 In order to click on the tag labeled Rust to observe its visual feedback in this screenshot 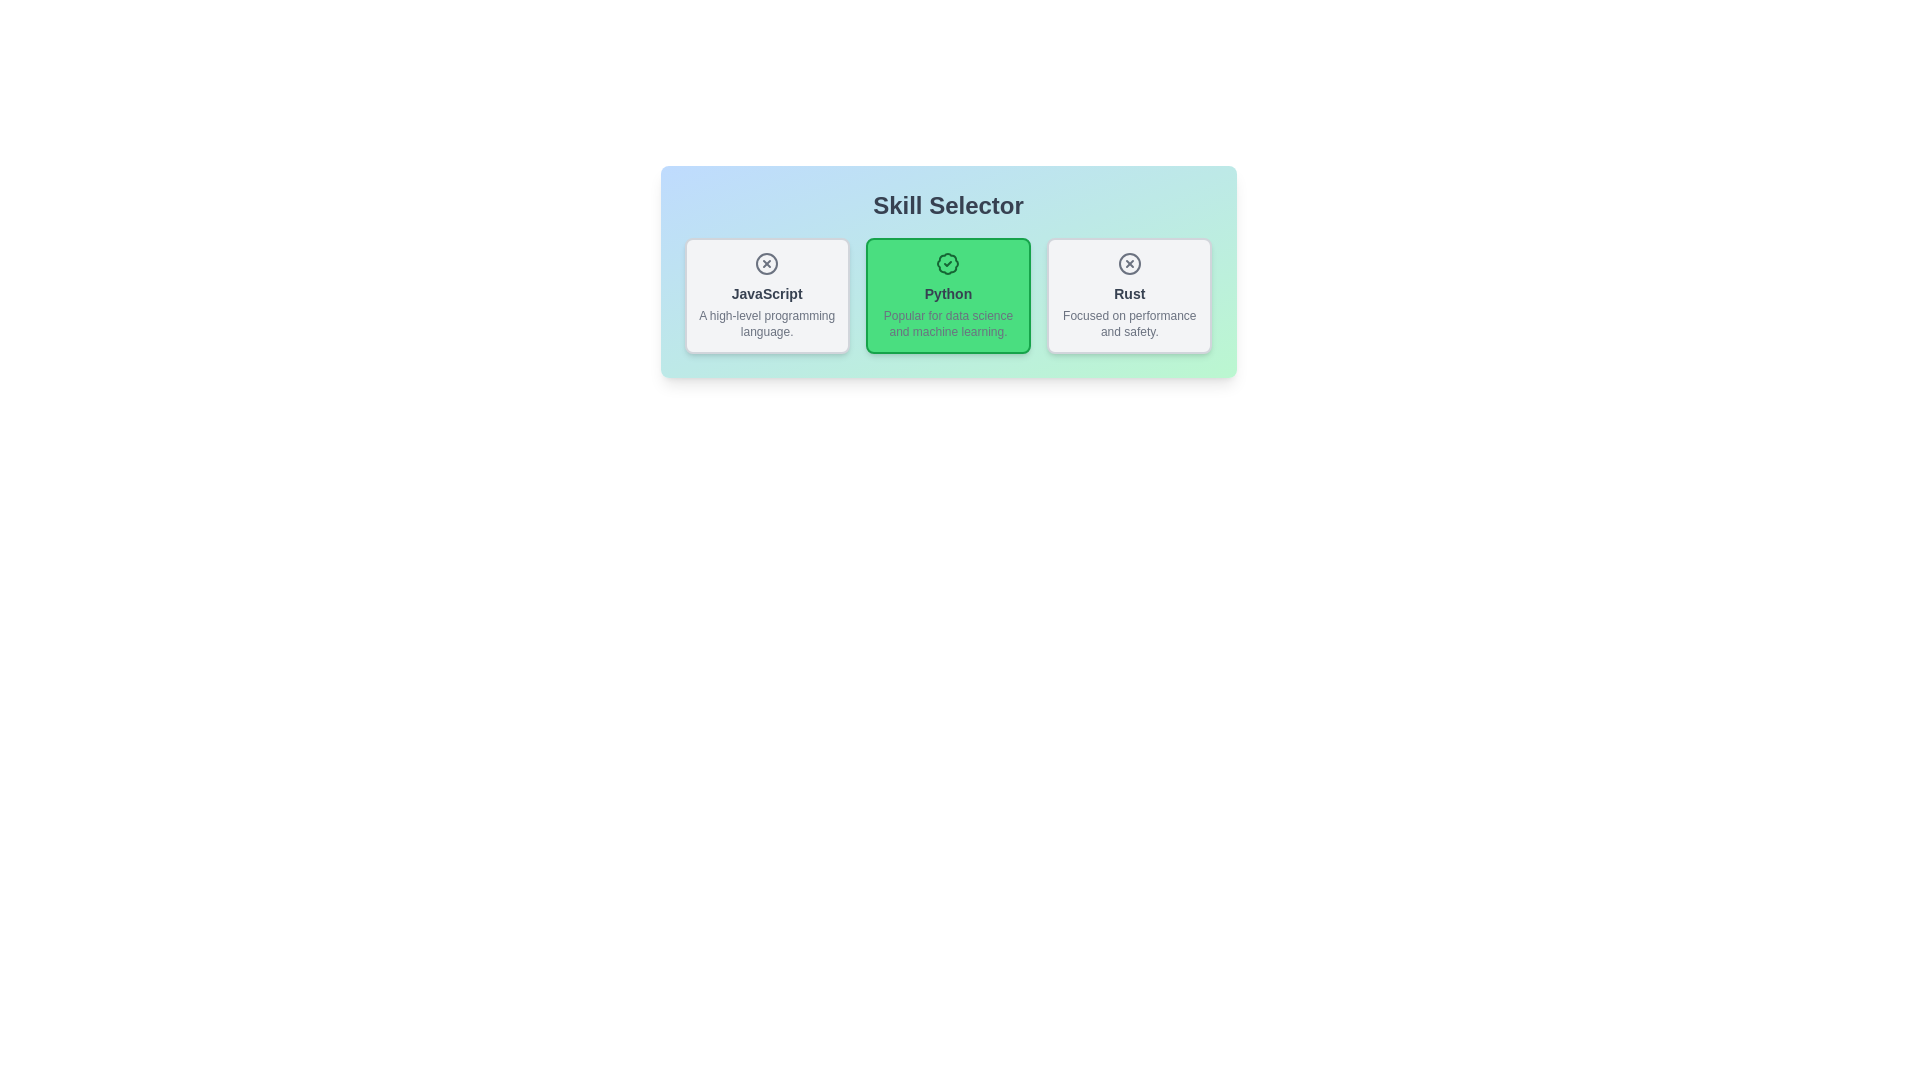, I will do `click(1129, 296)`.